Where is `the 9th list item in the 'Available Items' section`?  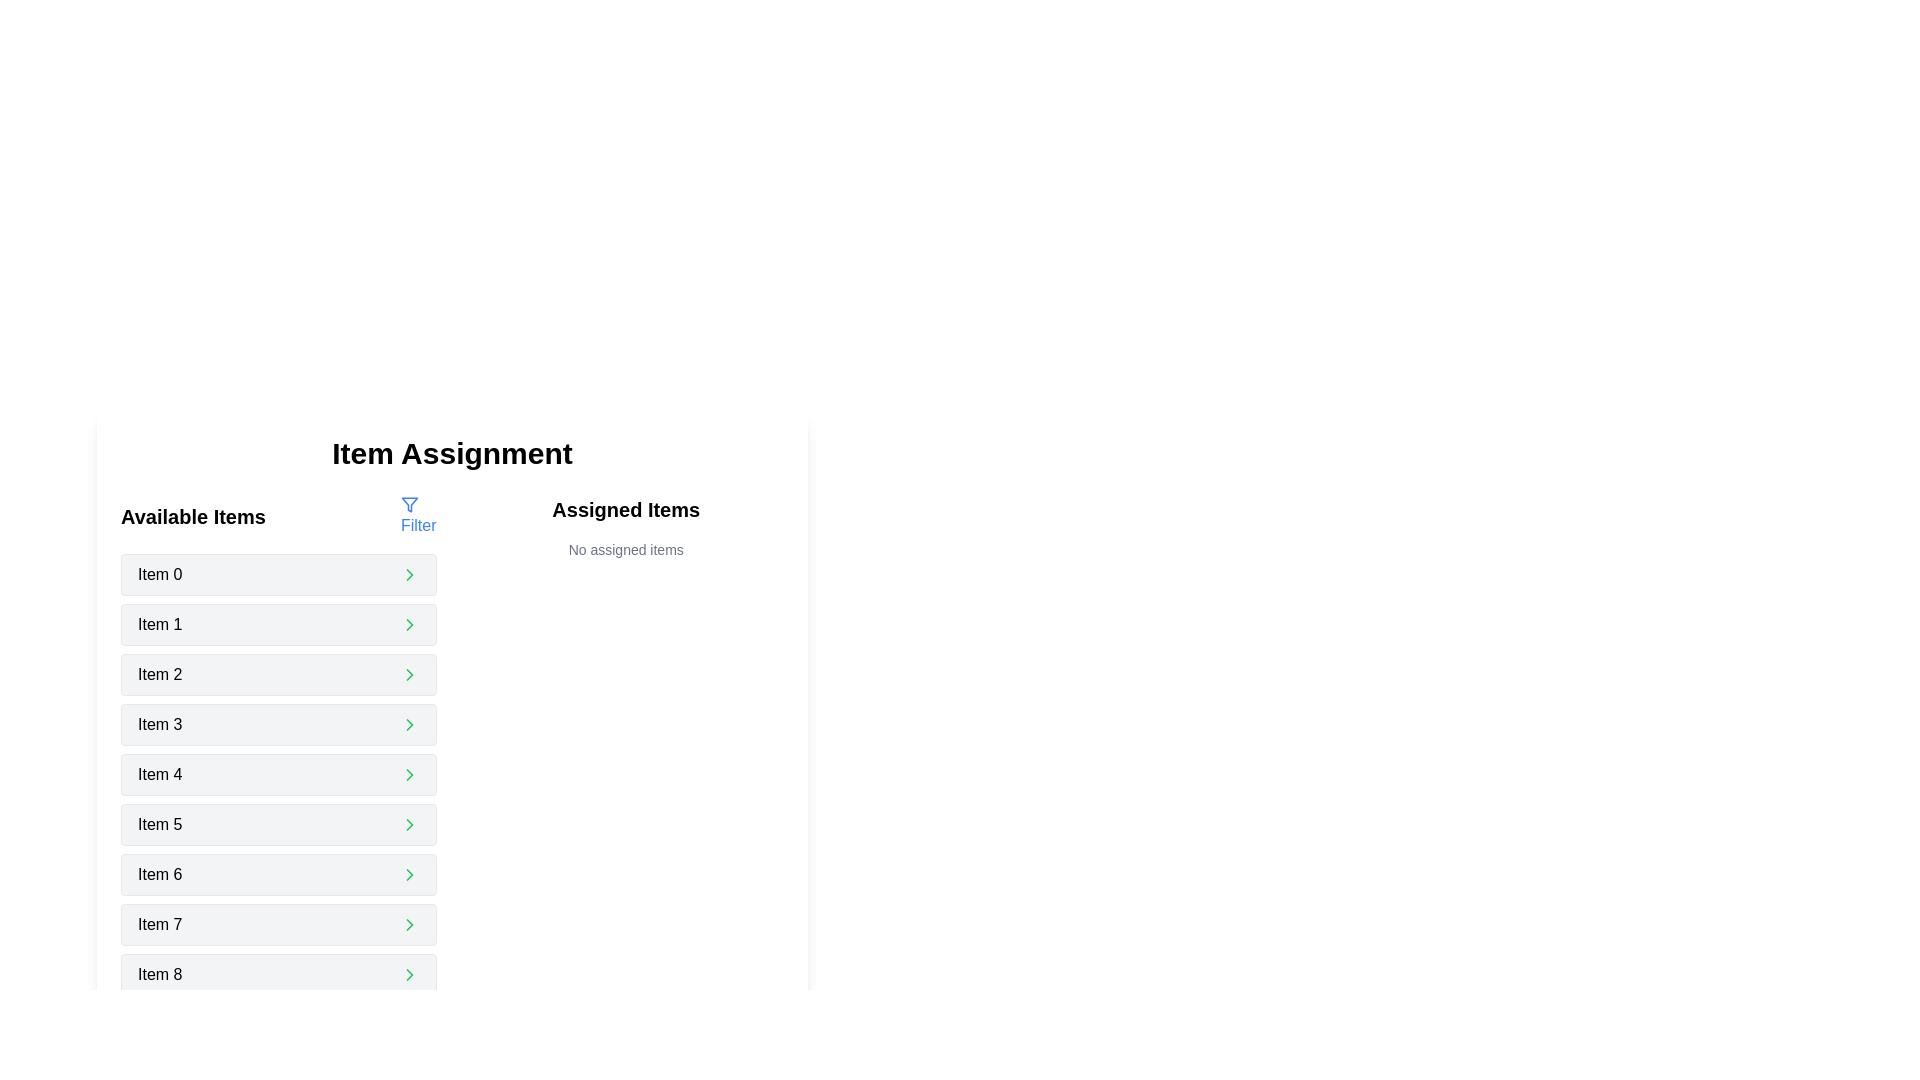
the 9th list item in the 'Available Items' section is located at coordinates (277, 974).